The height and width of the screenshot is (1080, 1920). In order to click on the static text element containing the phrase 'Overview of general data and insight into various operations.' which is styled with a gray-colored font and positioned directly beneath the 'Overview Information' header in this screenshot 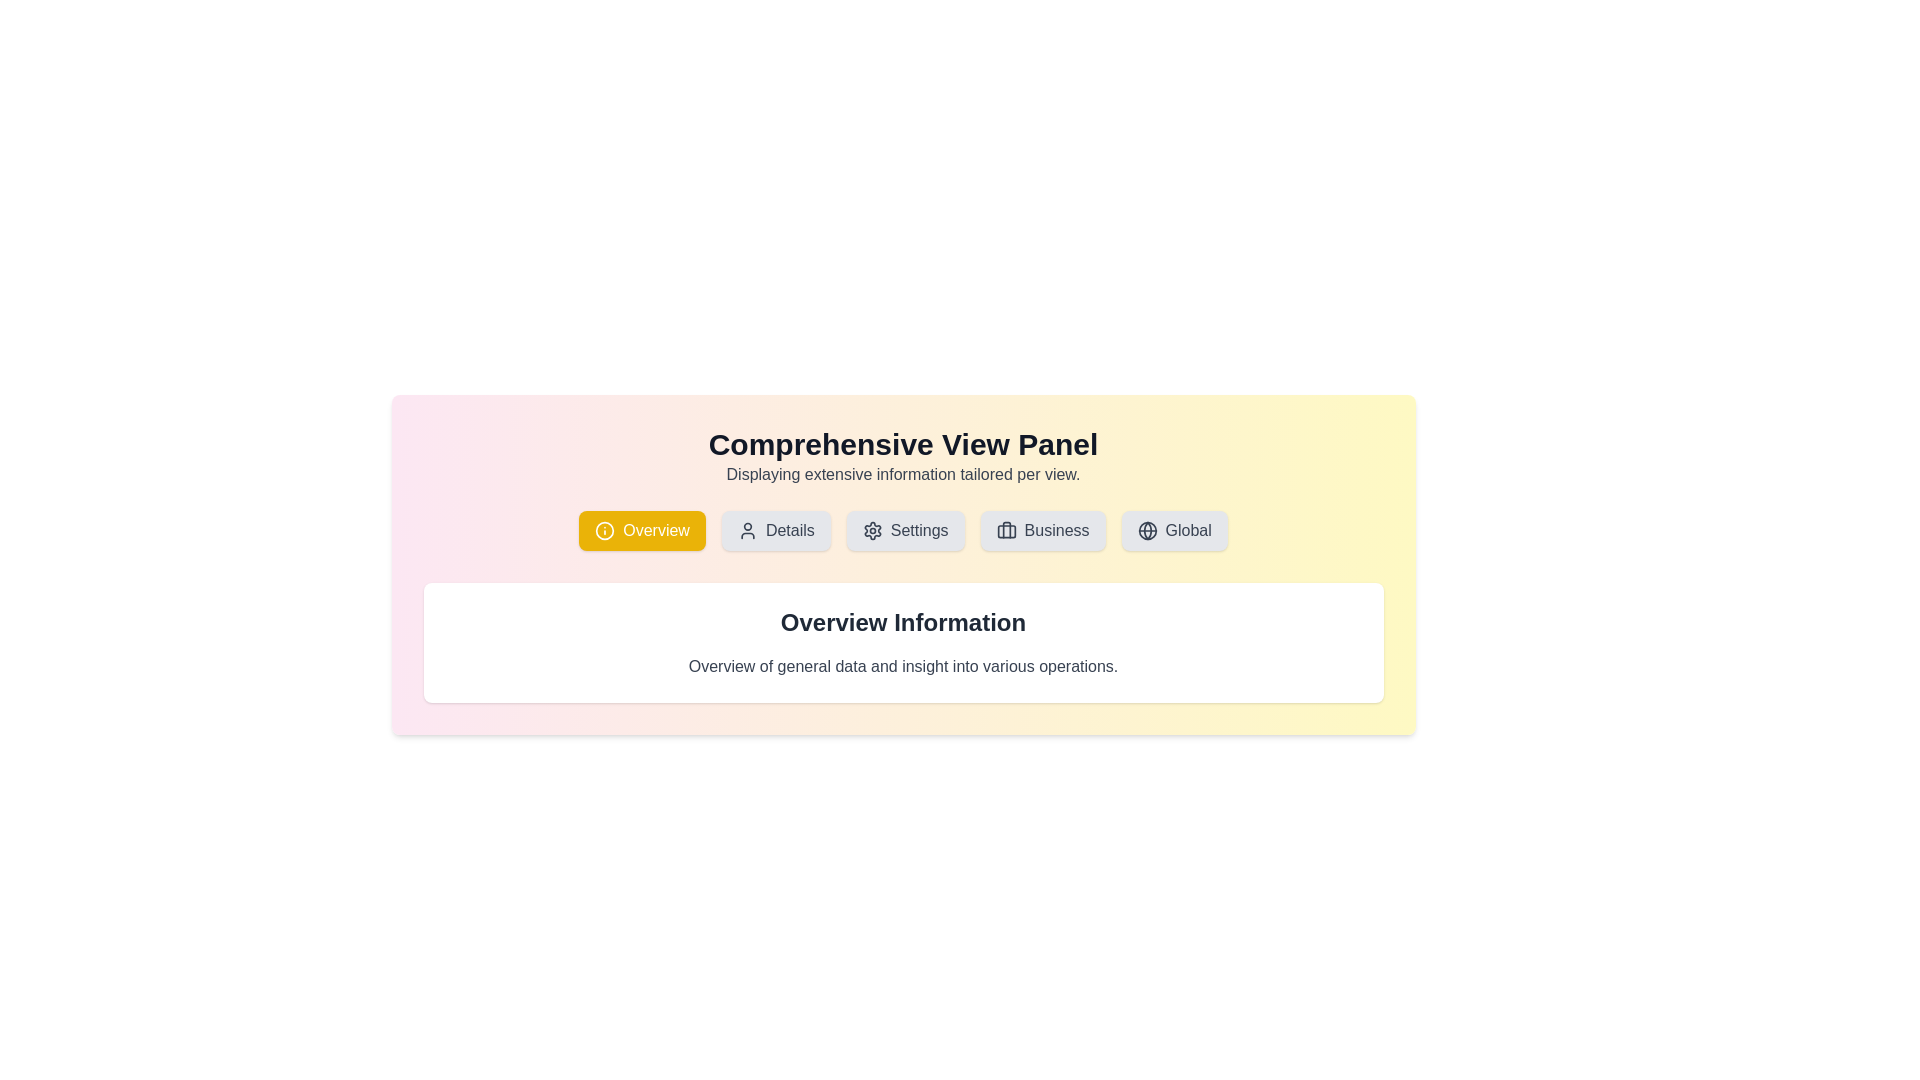, I will do `click(902, 667)`.